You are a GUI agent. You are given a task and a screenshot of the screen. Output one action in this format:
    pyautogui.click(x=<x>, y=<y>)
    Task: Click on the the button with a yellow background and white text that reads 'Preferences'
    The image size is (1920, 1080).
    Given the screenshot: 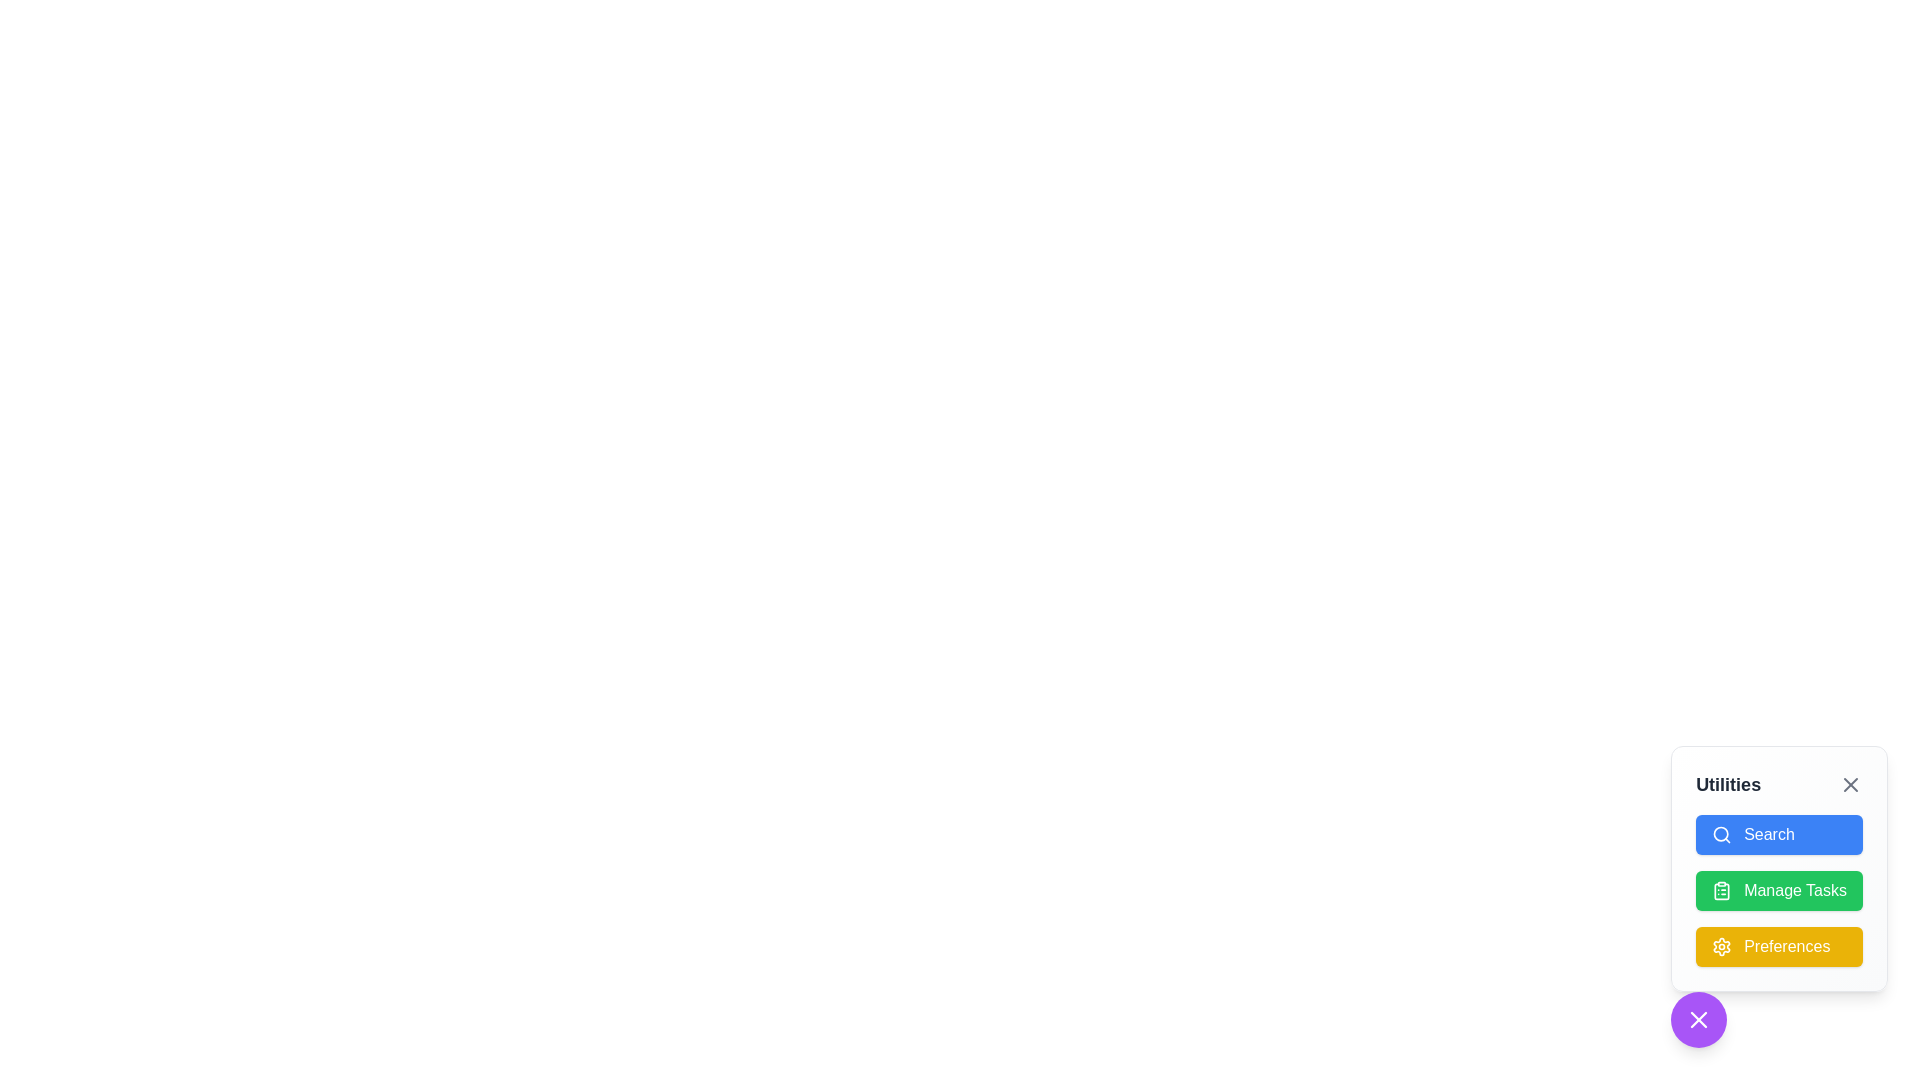 What is the action you would take?
    pyautogui.click(x=1779, y=946)
    